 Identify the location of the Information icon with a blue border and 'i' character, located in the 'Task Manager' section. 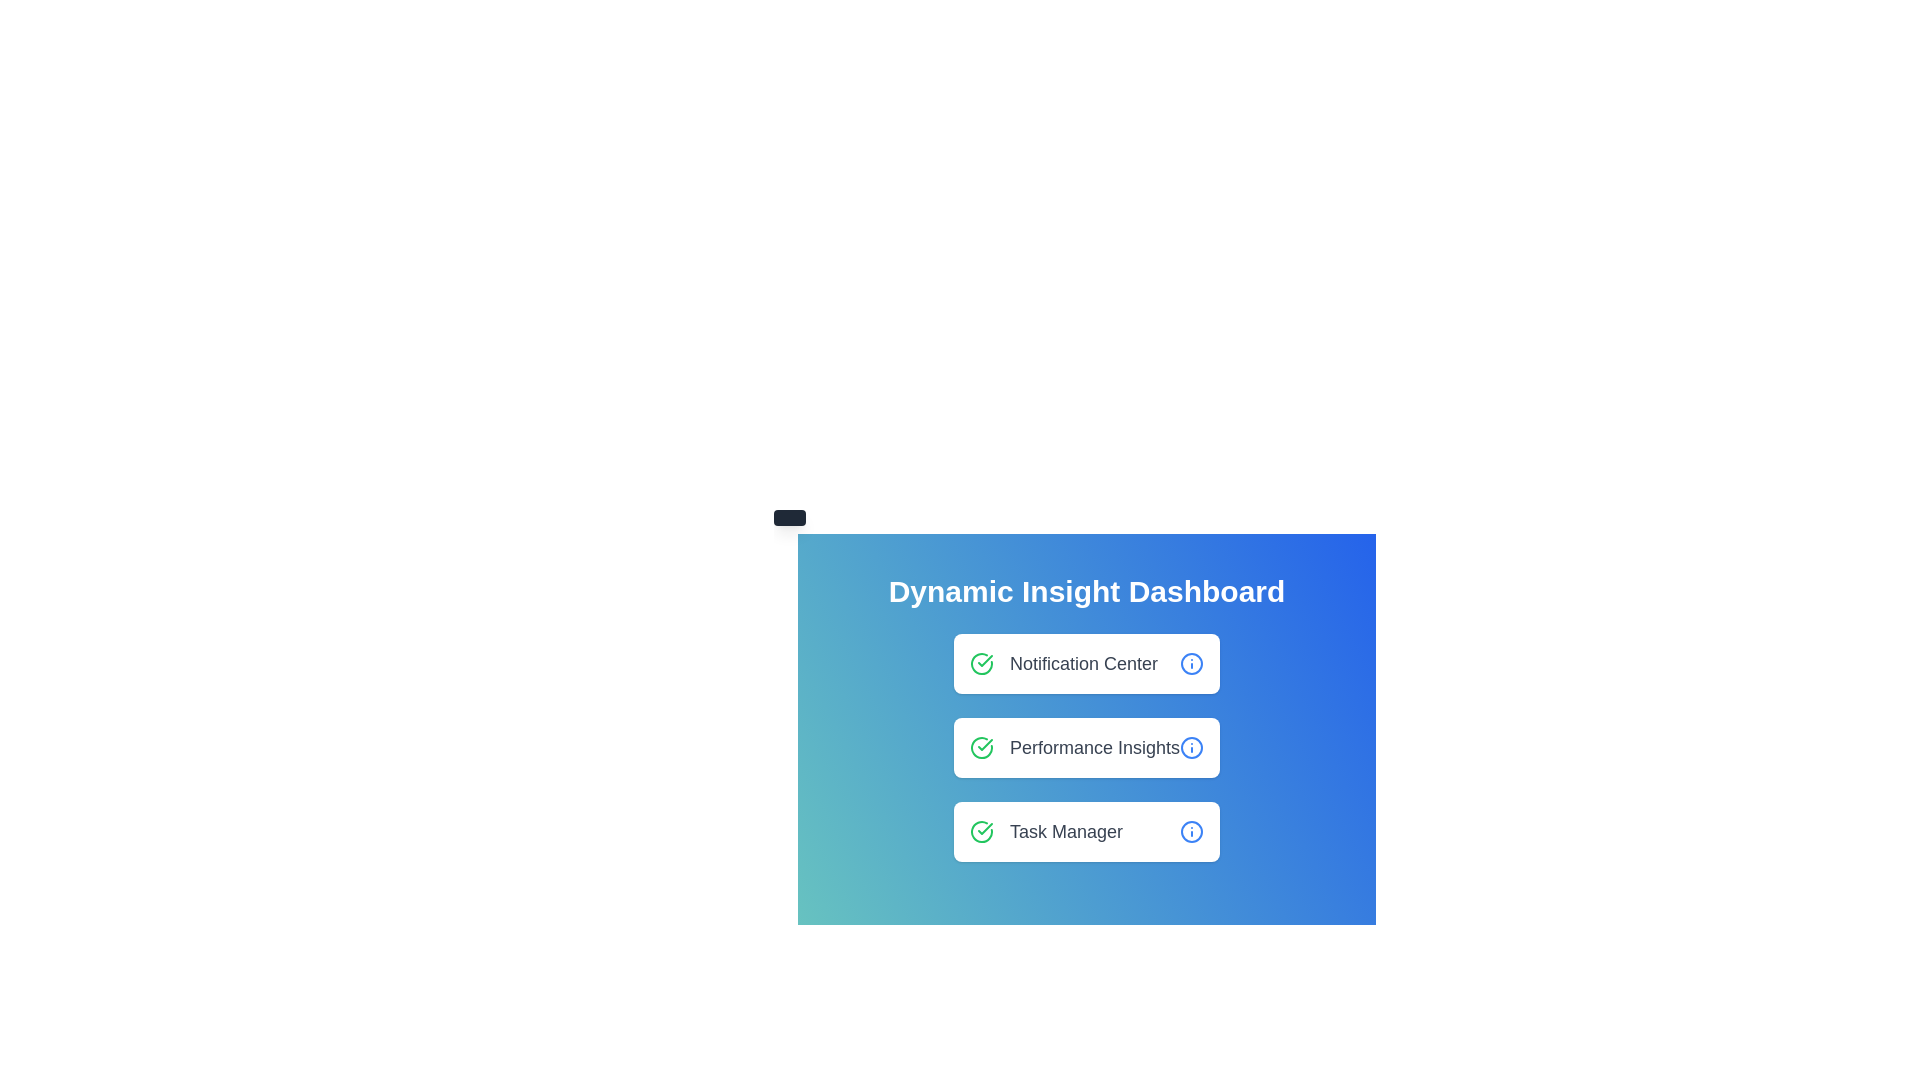
(1191, 832).